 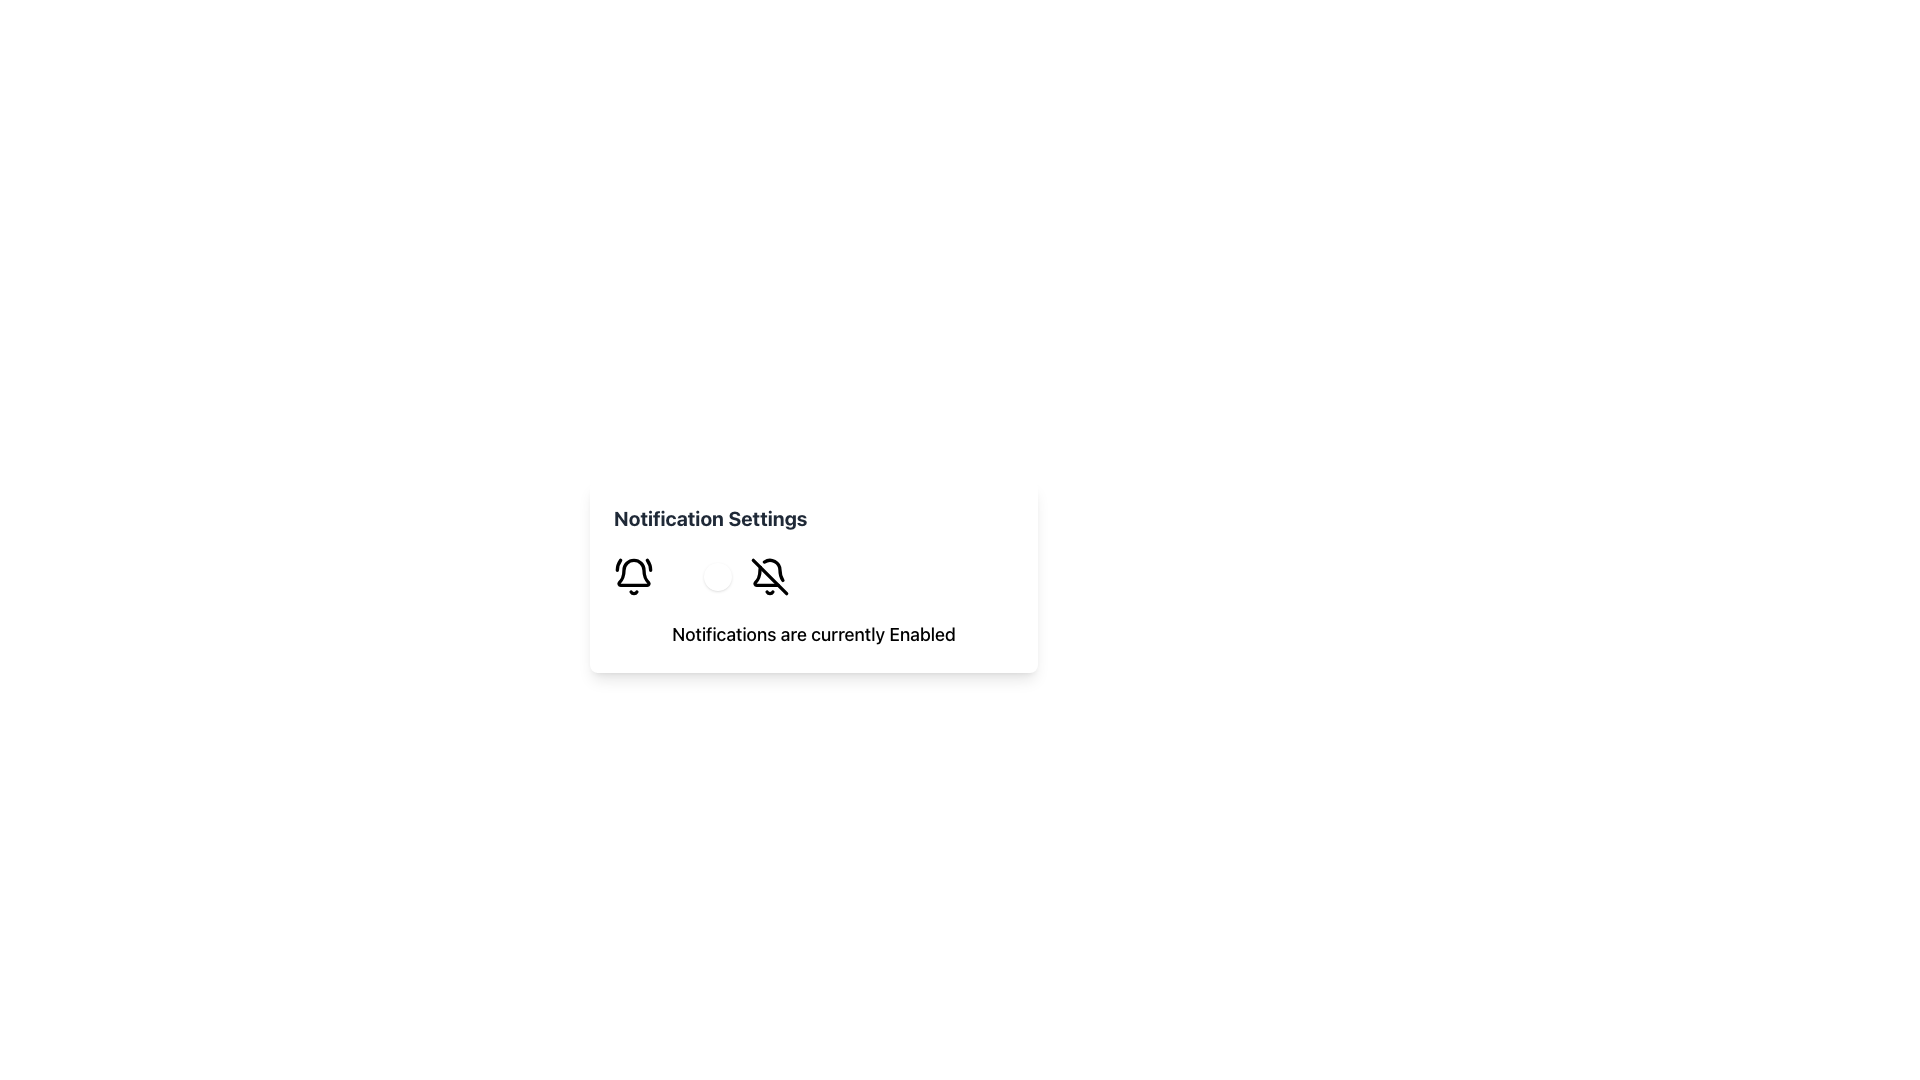 I want to click on the Interactive Toggle Menu element, which includes notification state icons and a toggle switch, so click(x=814, y=577).